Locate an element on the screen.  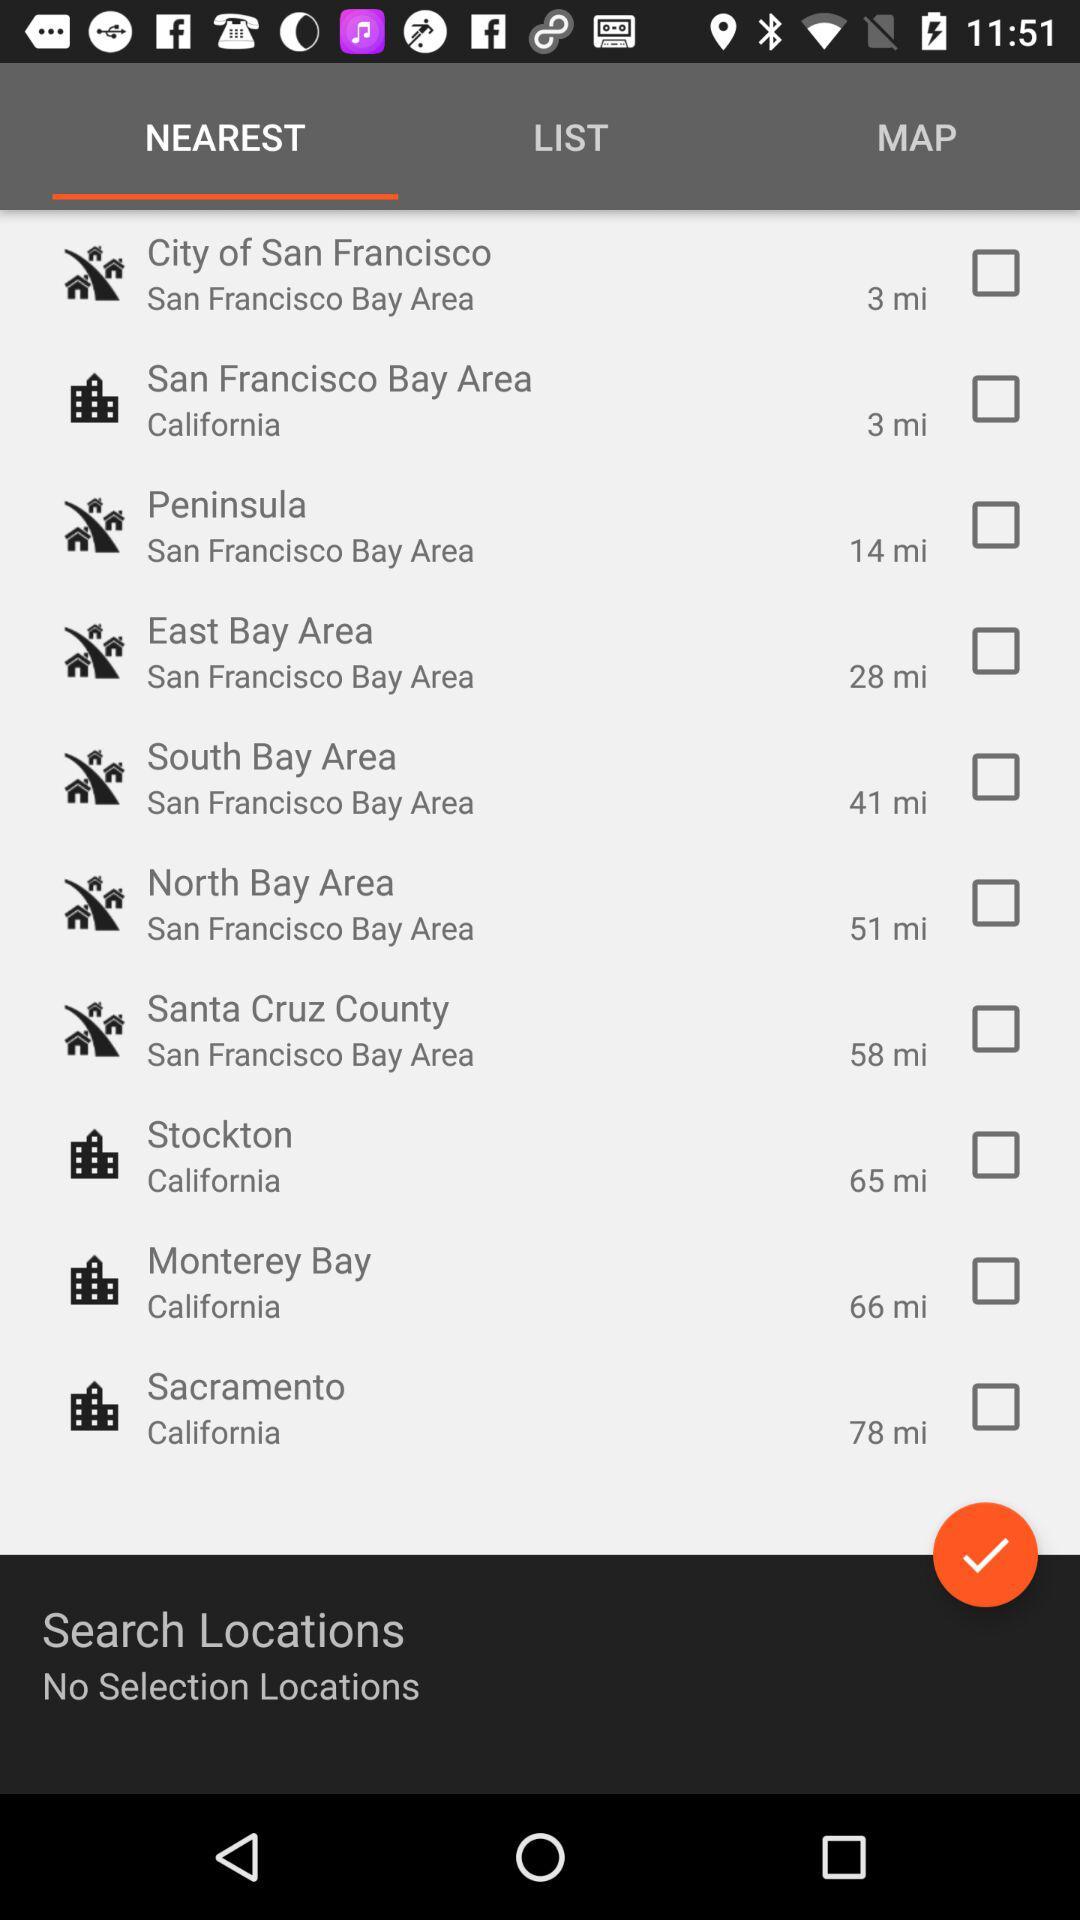
checked location to list of search locations is located at coordinates (995, 1028).